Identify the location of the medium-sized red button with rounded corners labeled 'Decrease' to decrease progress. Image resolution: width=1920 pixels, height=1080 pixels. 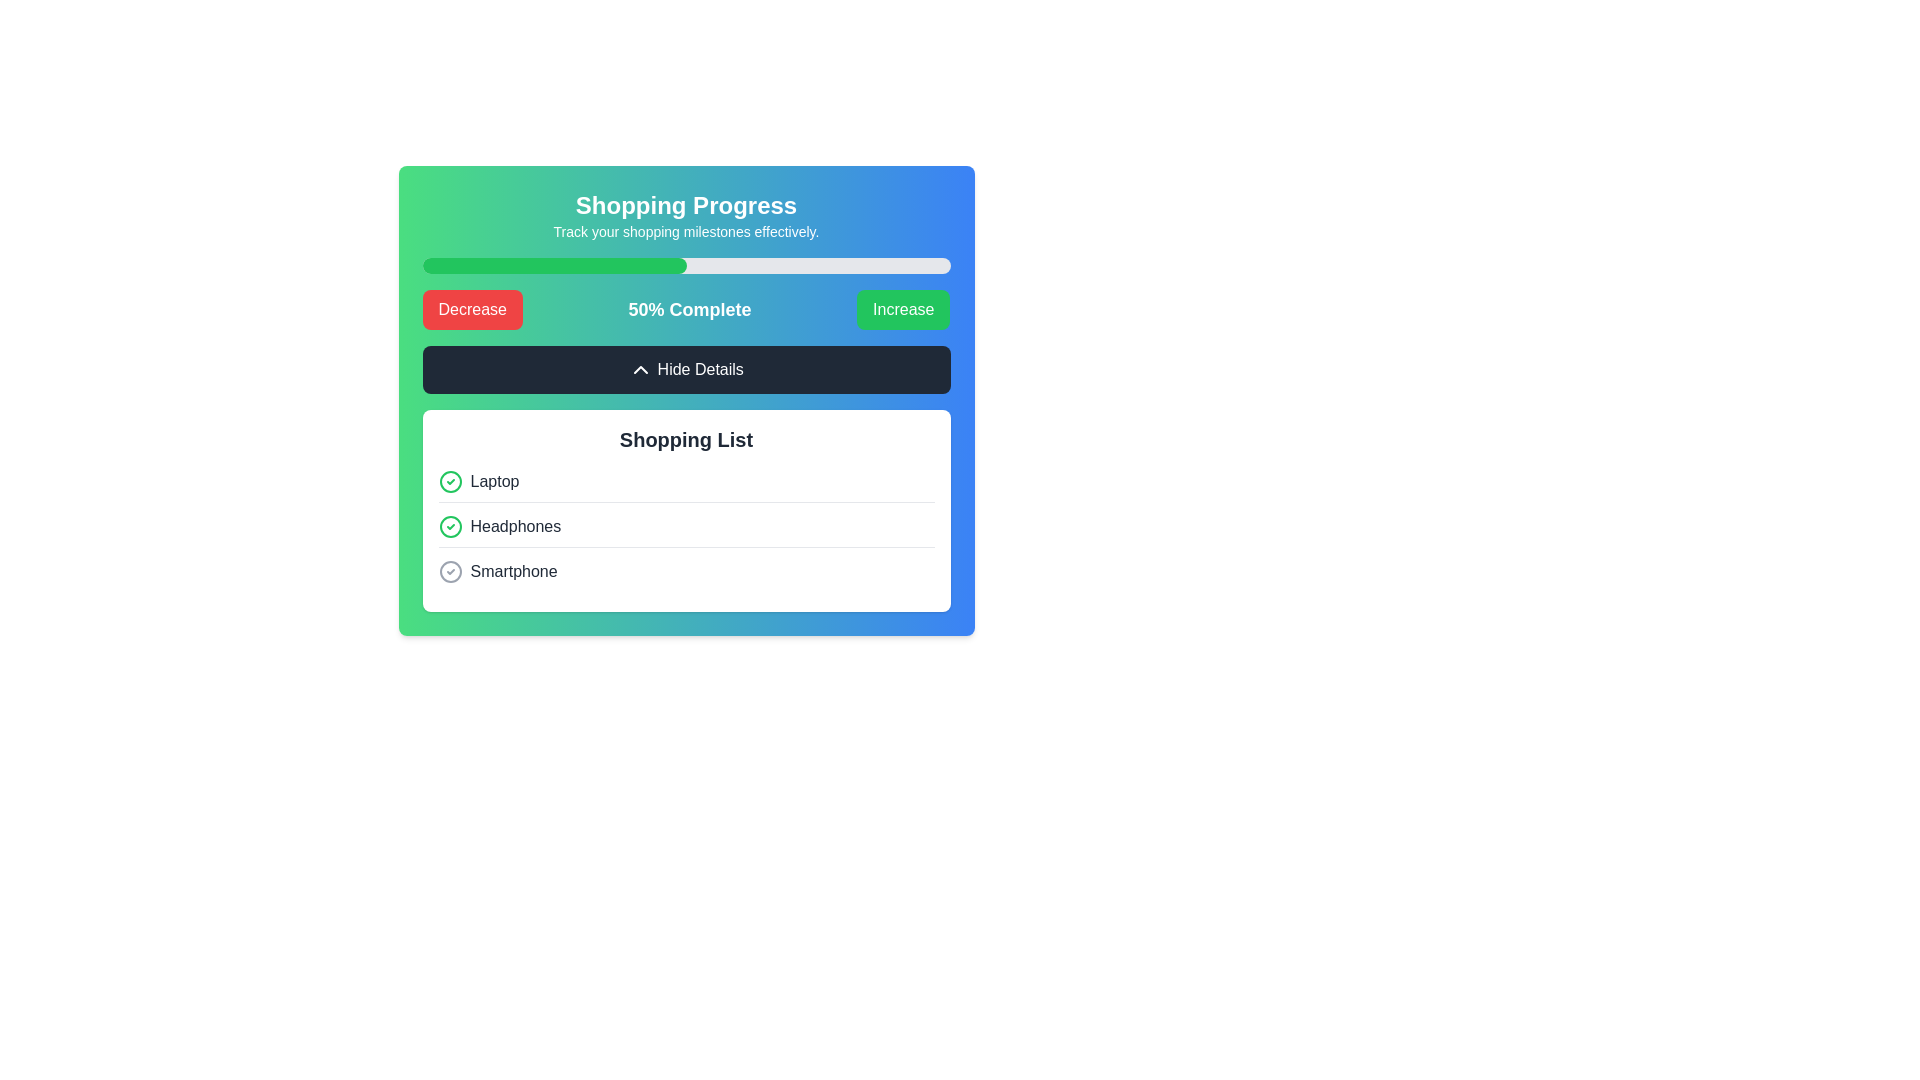
(471, 309).